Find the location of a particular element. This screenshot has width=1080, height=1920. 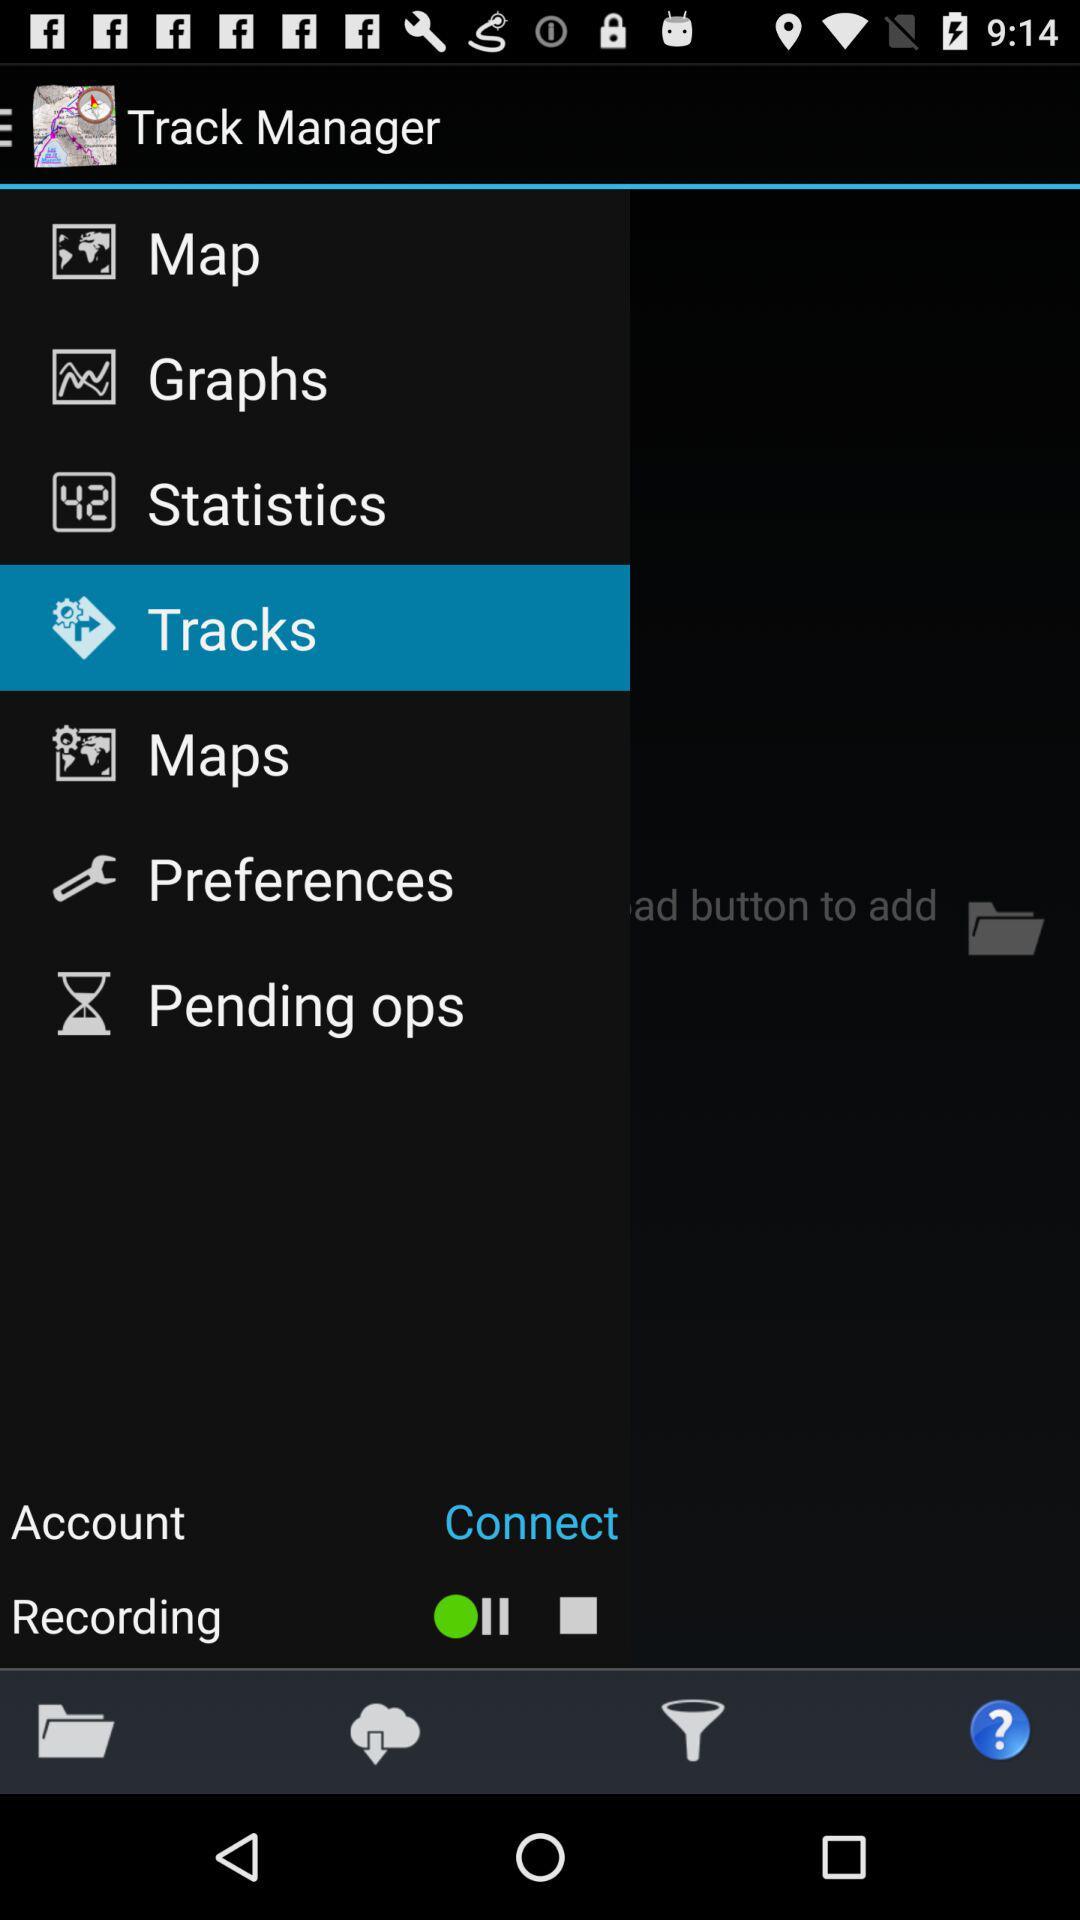

item at the center is located at coordinates (540, 927).